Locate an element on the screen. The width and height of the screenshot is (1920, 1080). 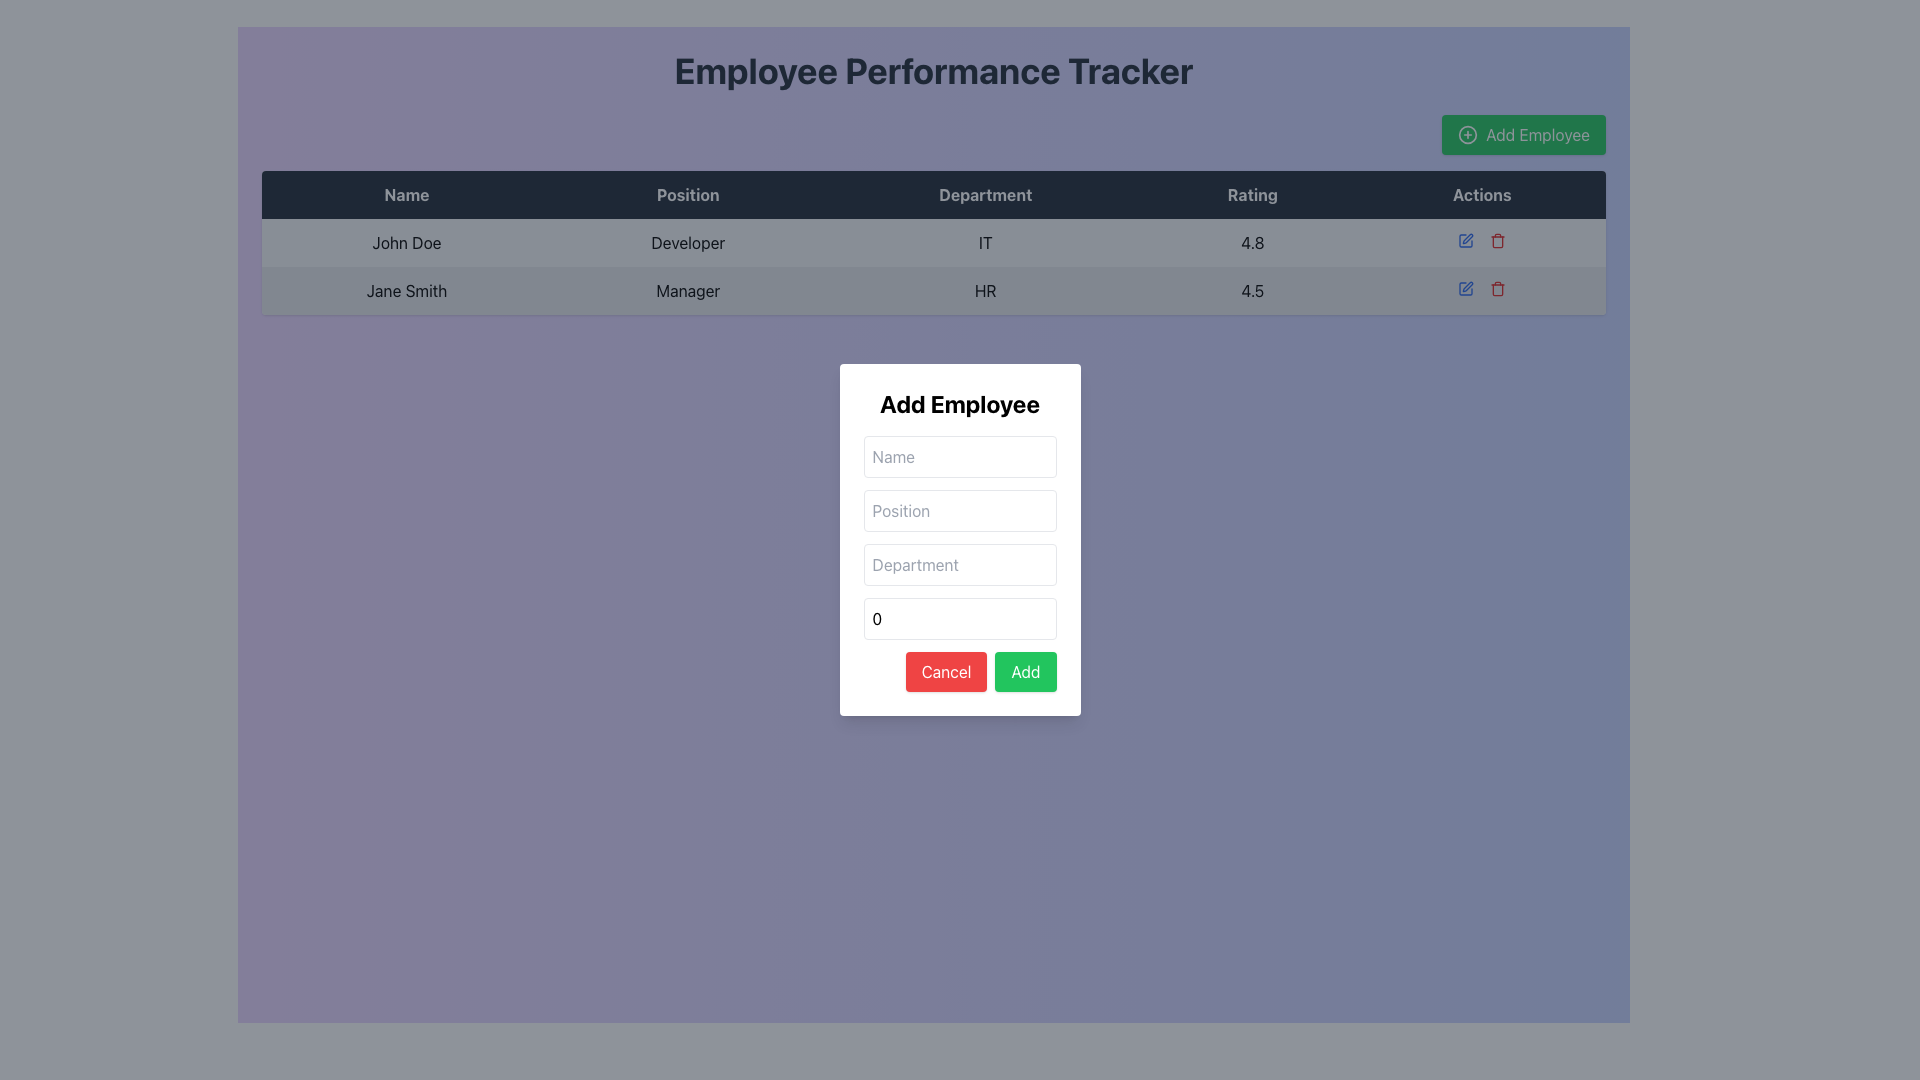
the 'Cancel' button, which is a rectangular button with a red background and white text, located in the bottom-right section of the 'Add Employee' dialog box is located at coordinates (960, 671).